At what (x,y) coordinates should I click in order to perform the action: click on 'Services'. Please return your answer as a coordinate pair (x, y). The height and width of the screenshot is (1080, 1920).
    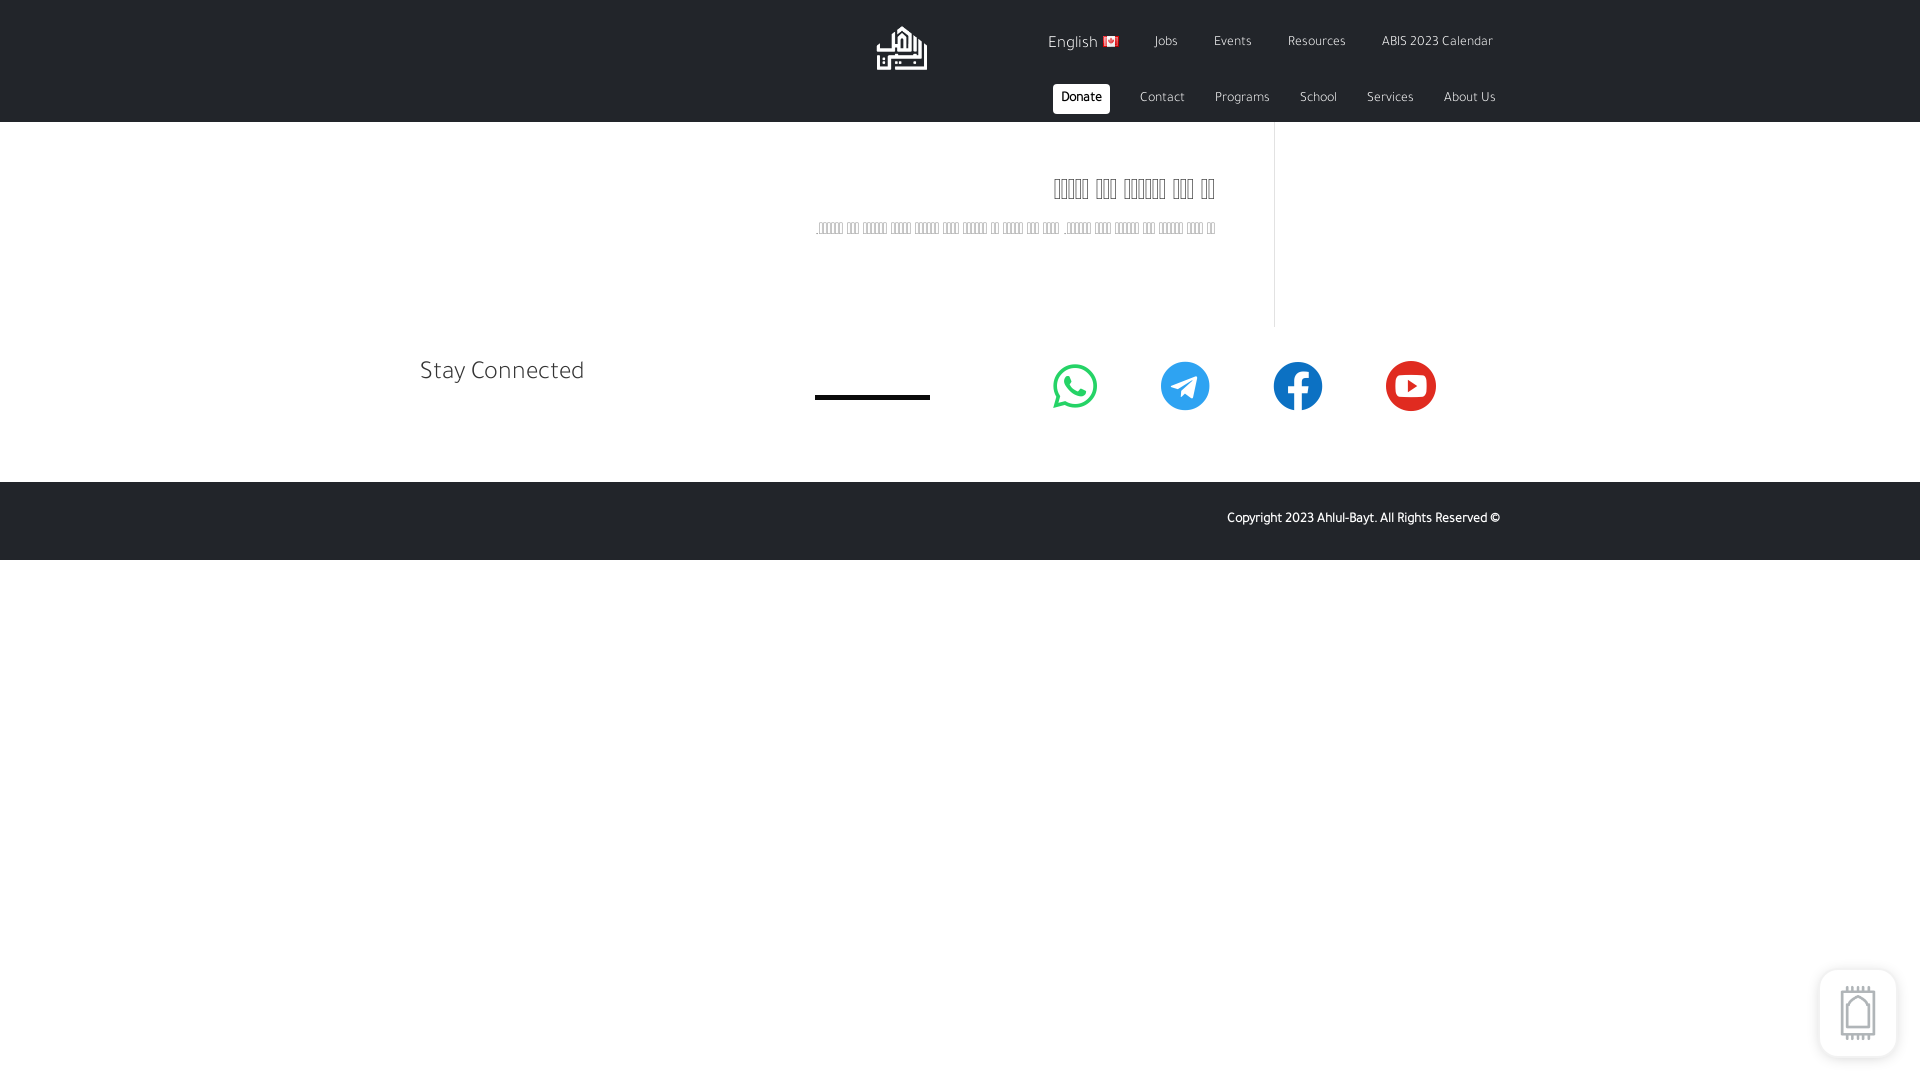
    Looking at the image, I should click on (1389, 99).